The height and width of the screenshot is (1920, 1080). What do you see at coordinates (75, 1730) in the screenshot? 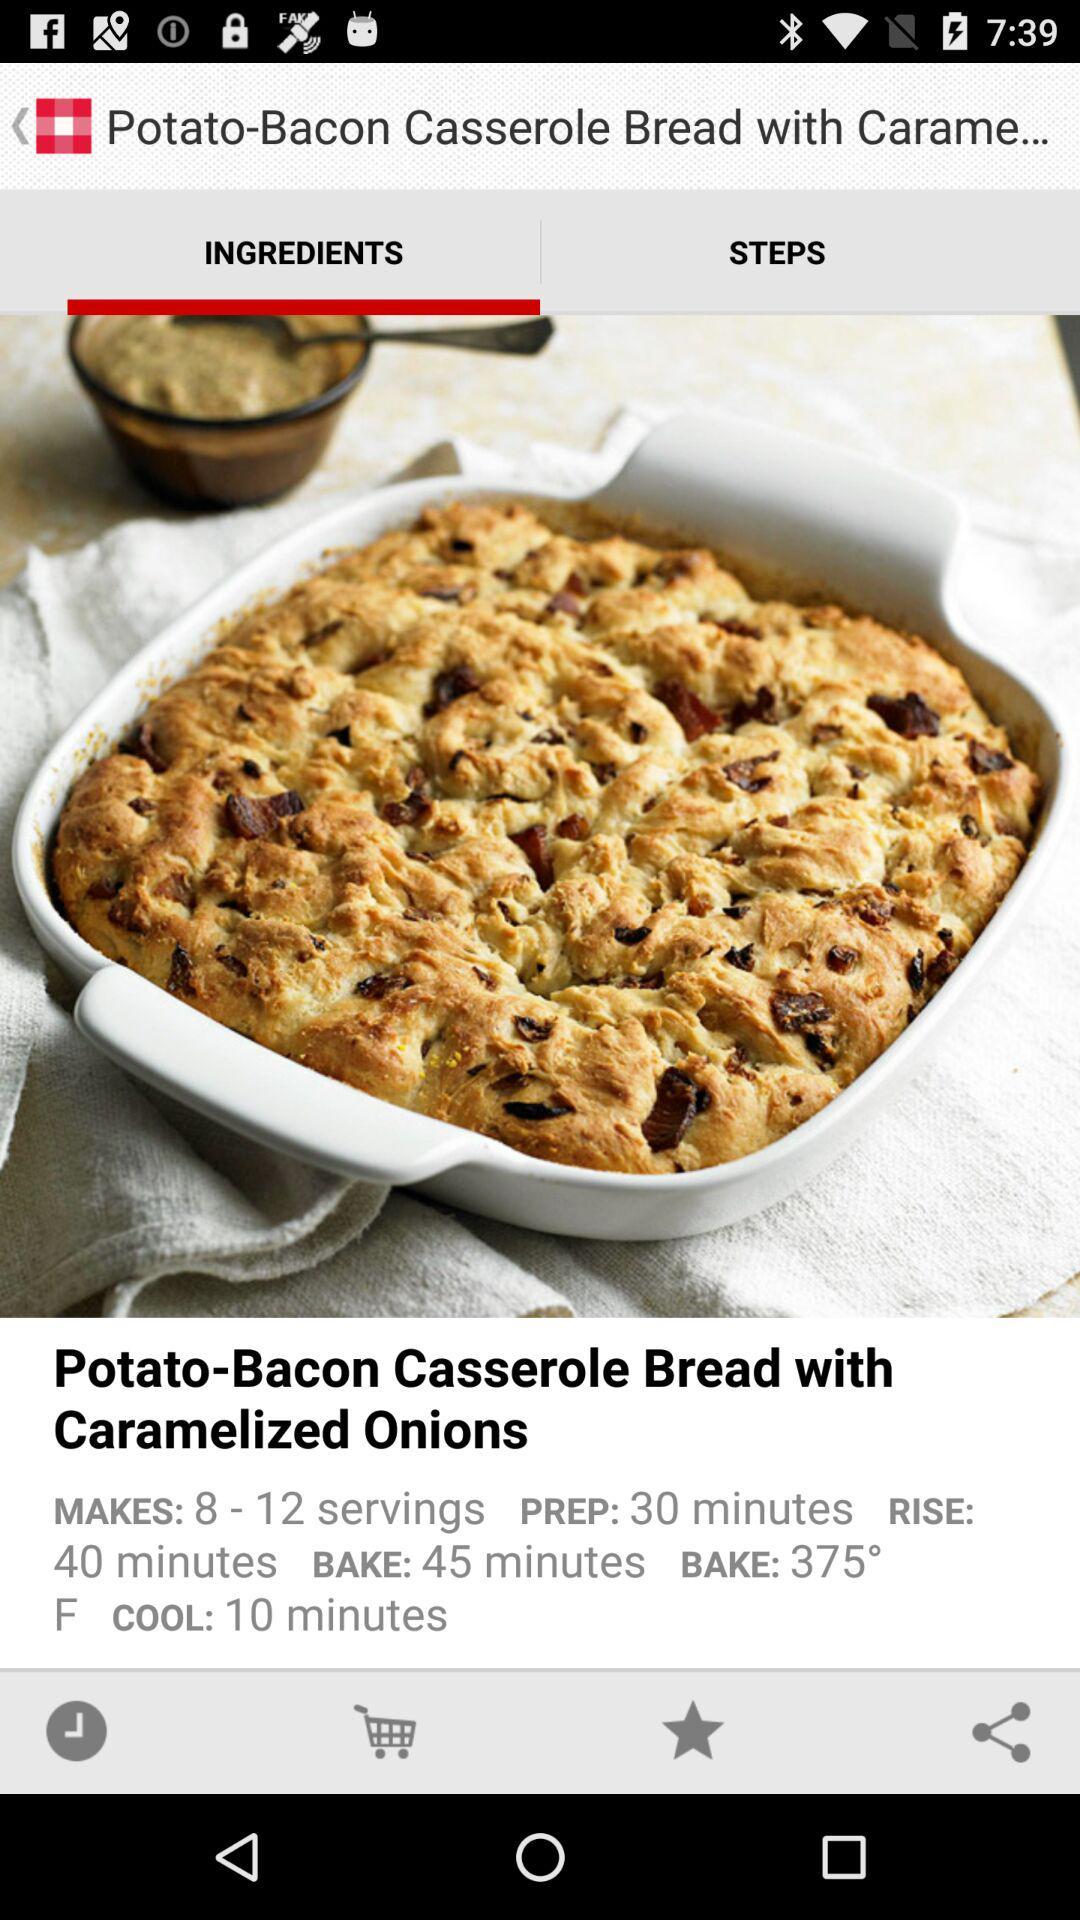
I see `the app below makes 8 12 icon` at bounding box center [75, 1730].